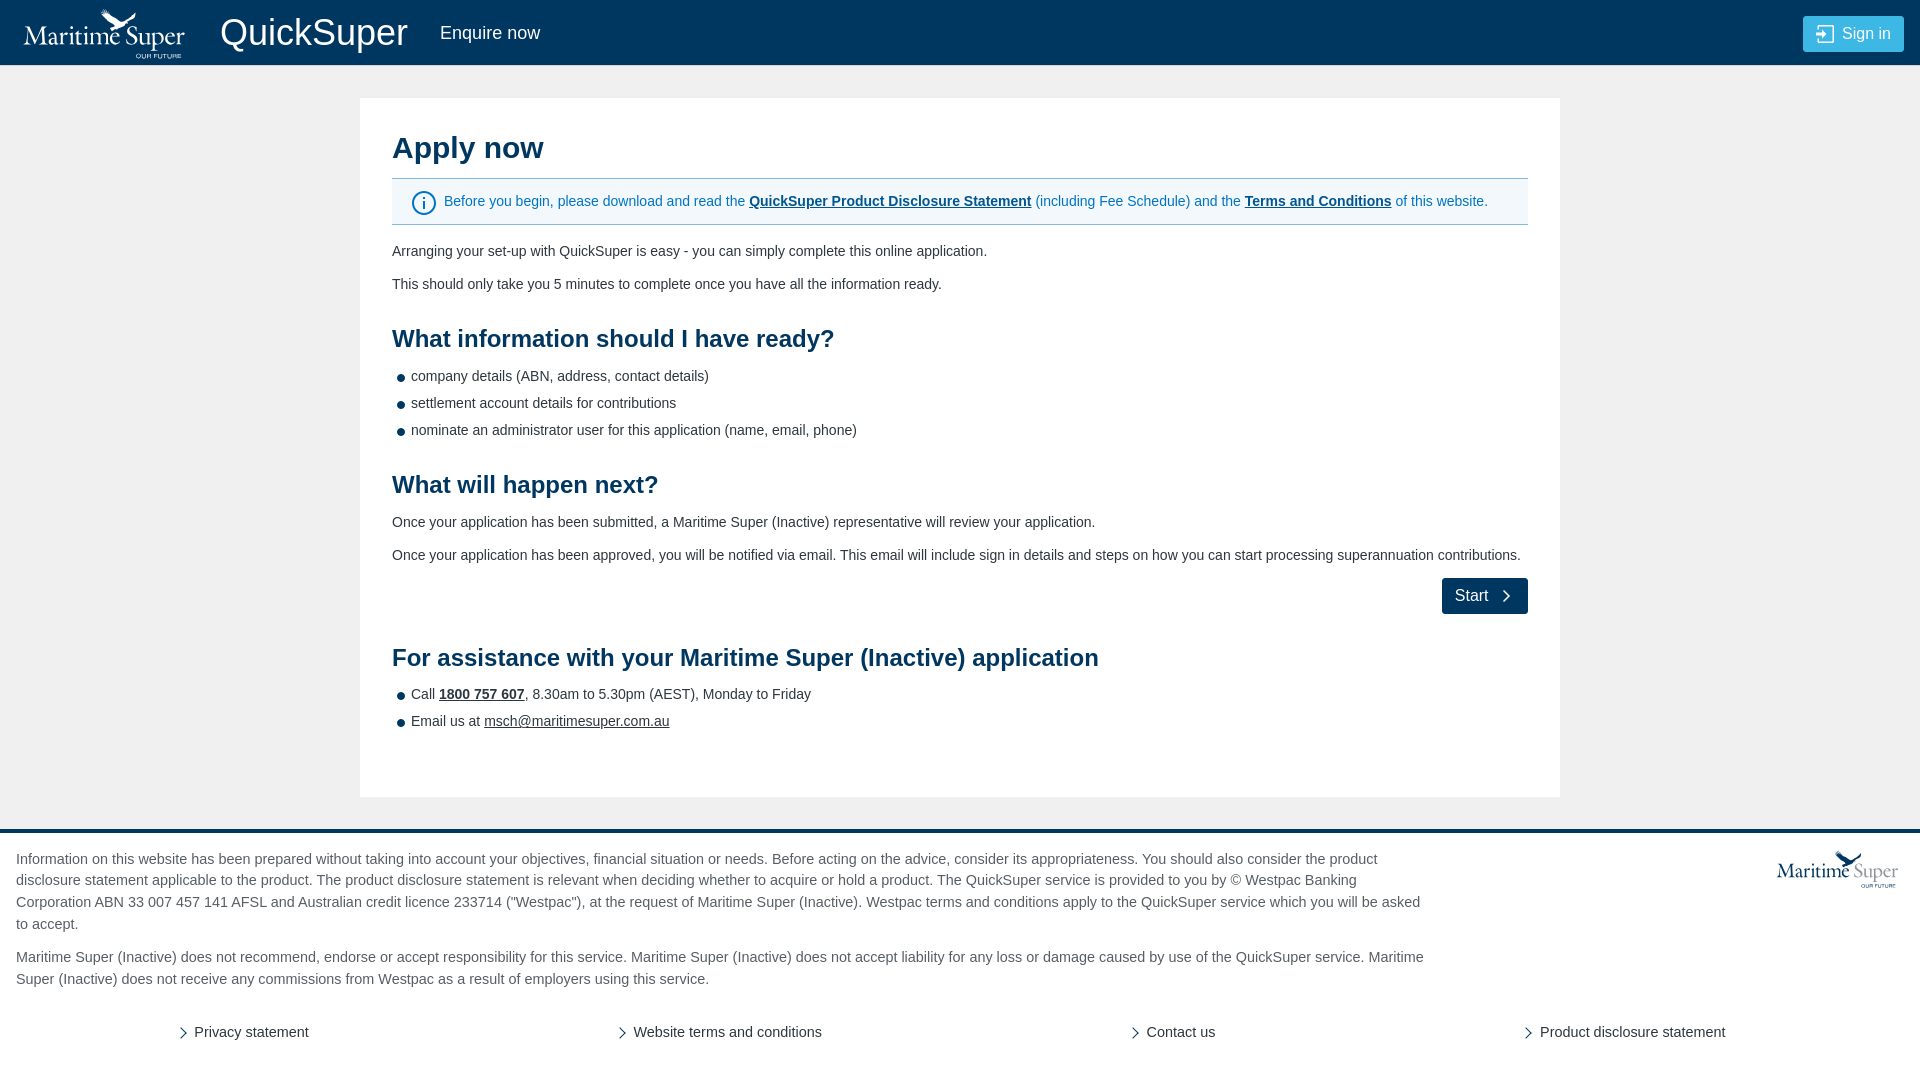 The image size is (1920, 1080). Describe the element at coordinates (1539, 1032) in the screenshot. I see `'Product disclosure statement'` at that location.